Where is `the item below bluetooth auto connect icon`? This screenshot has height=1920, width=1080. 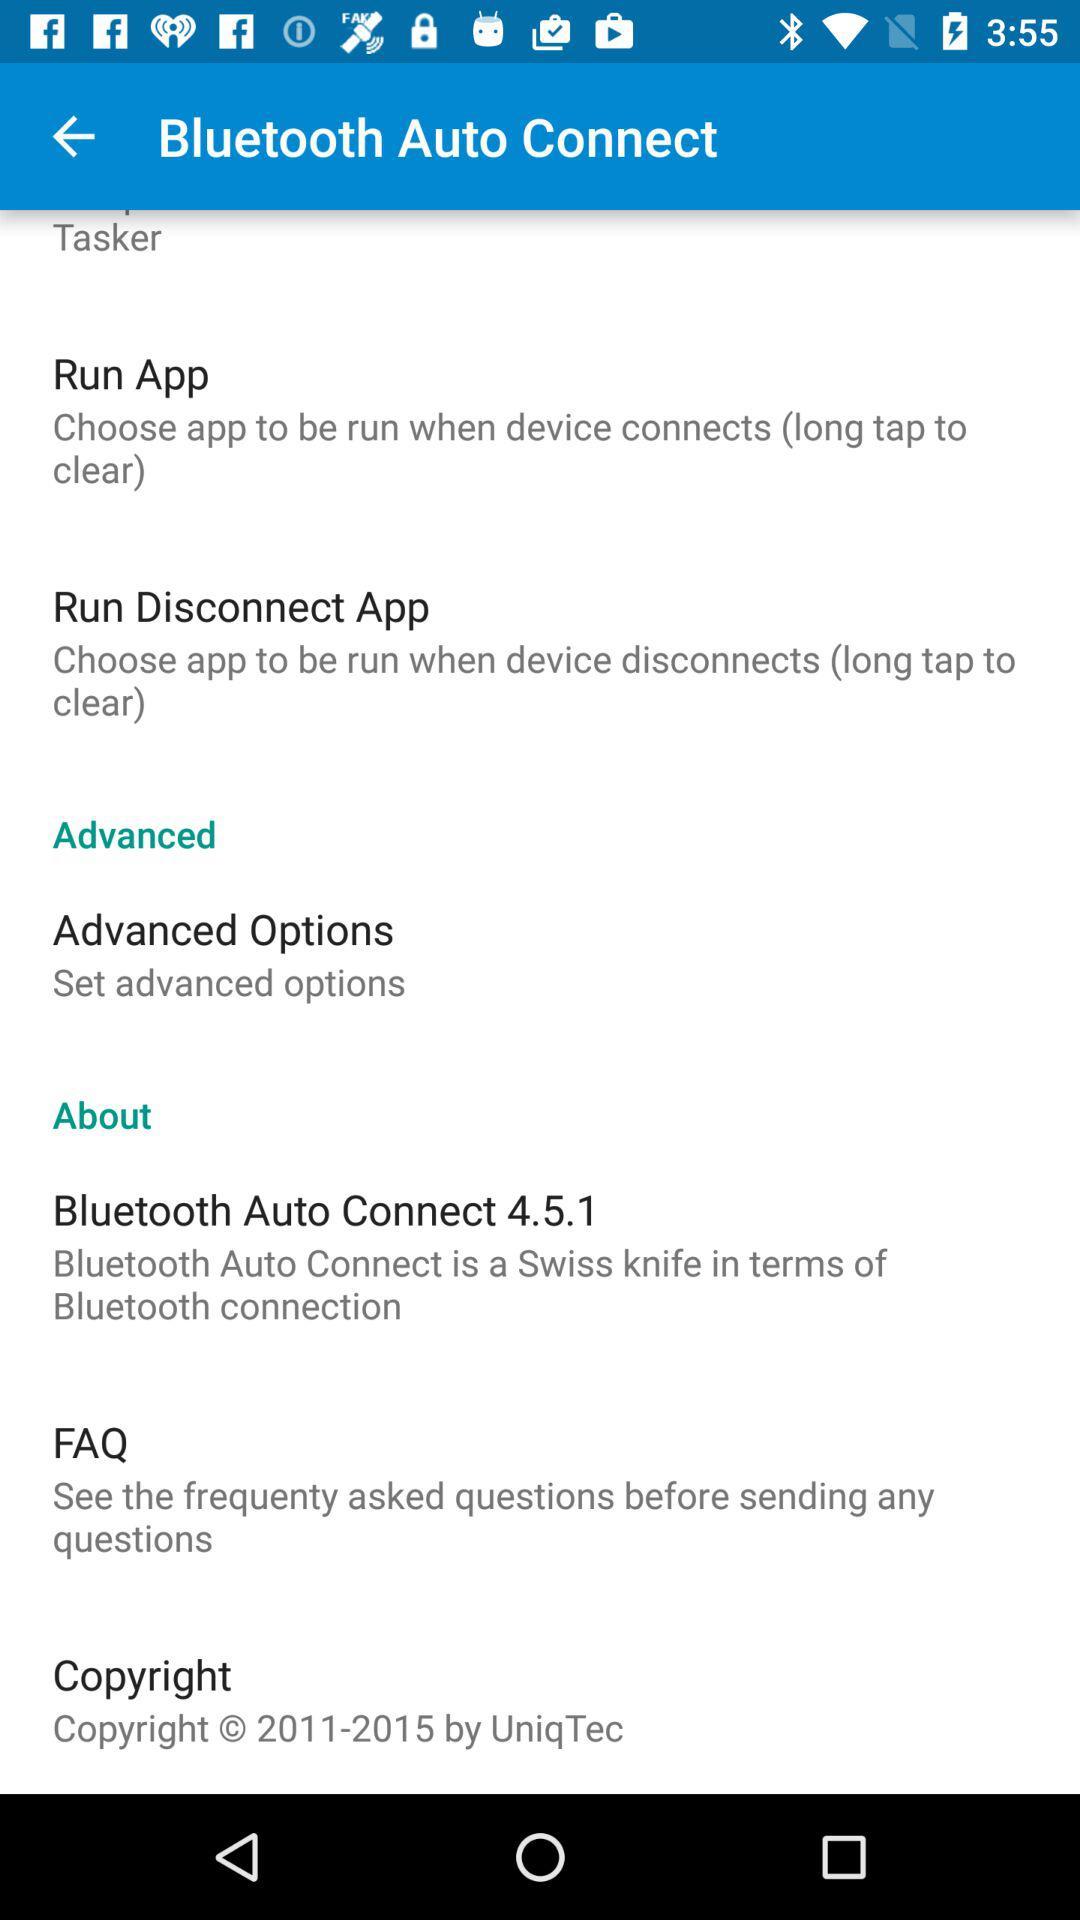 the item below bluetooth auto connect icon is located at coordinates (90, 1441).